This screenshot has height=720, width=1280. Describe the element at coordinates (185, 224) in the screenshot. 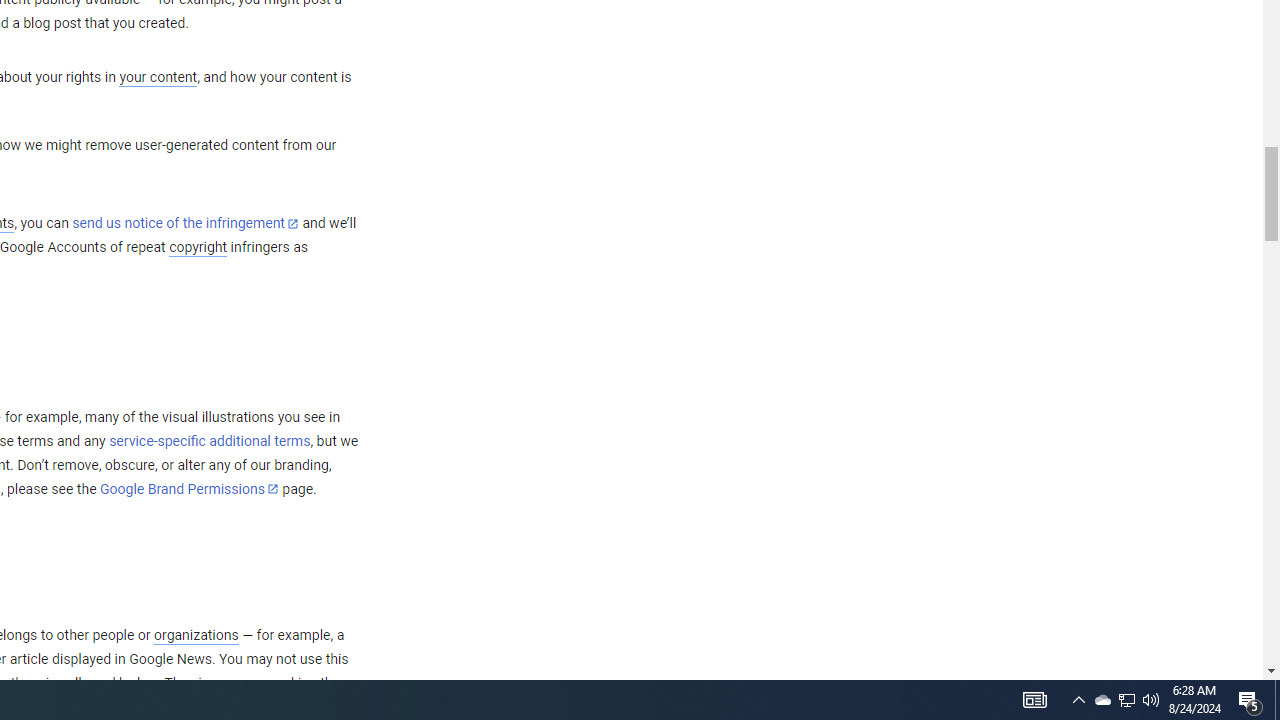

I see `'send us notice of the infringement'` at that location.